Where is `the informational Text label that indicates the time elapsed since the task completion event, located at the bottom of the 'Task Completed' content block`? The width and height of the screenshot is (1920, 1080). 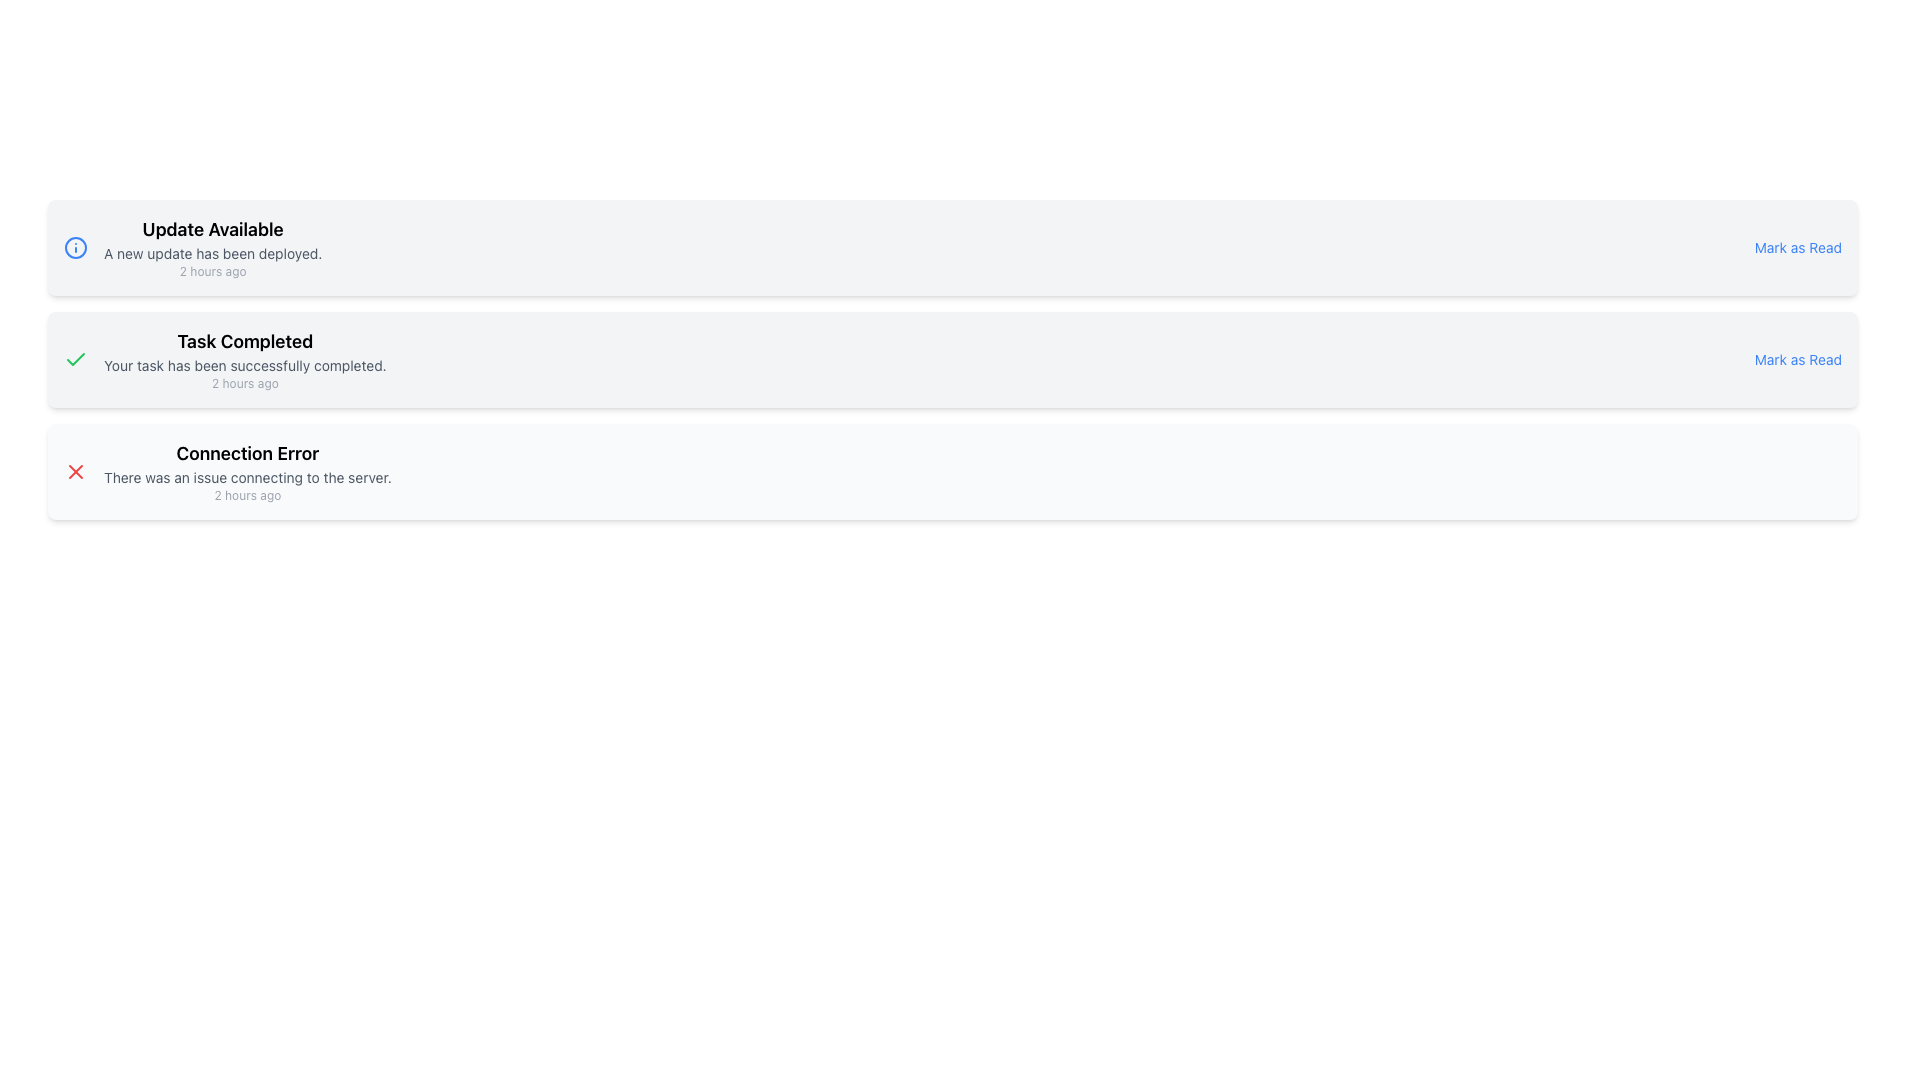 the informational Text label that indicates the time elapsed since the task completion event, located at the bottom of the 'Task Completed' content block is located at coordinates (244, 384).